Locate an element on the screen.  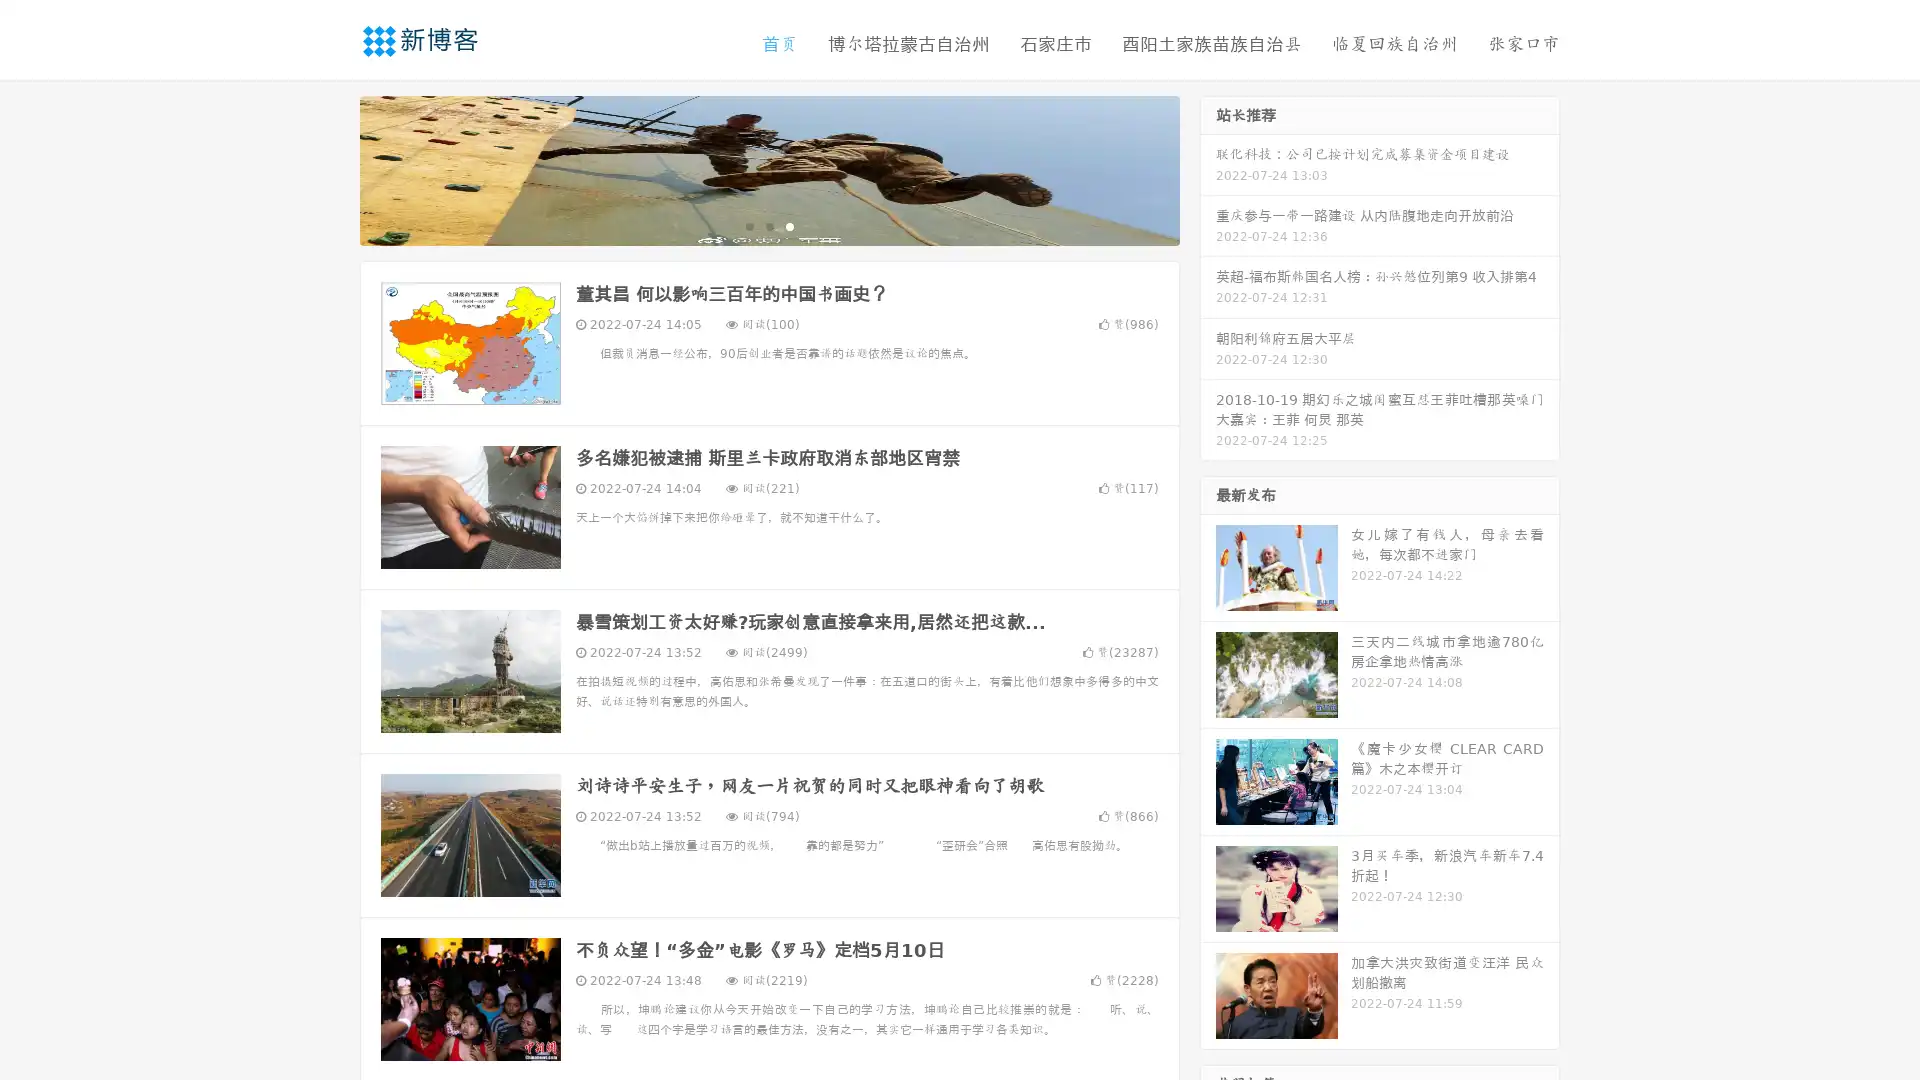
Previous slide is located at coordinates (330, 168).